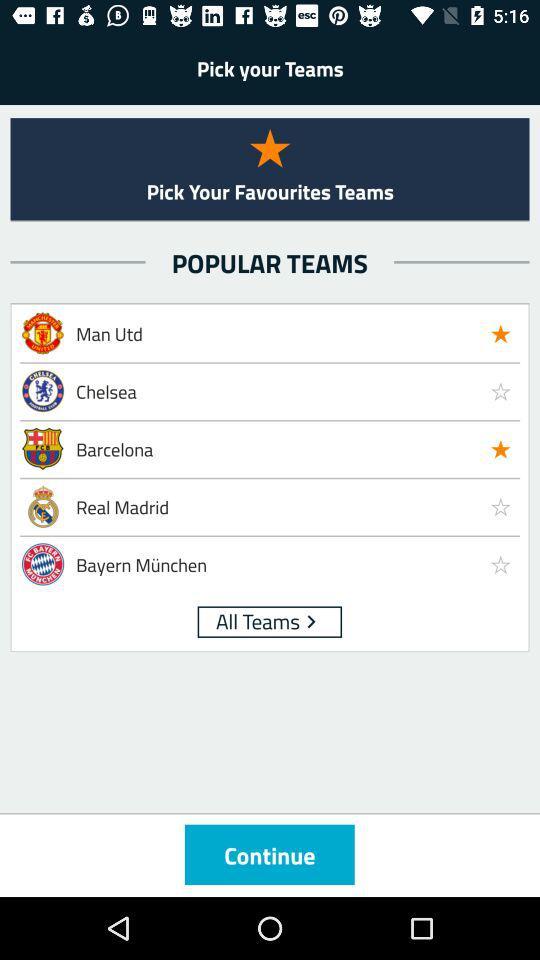 This screenshot has height=960, width=540. Describe the element at coordinates (258, 619) in the screenshot. I see `the all teams item` at that location.